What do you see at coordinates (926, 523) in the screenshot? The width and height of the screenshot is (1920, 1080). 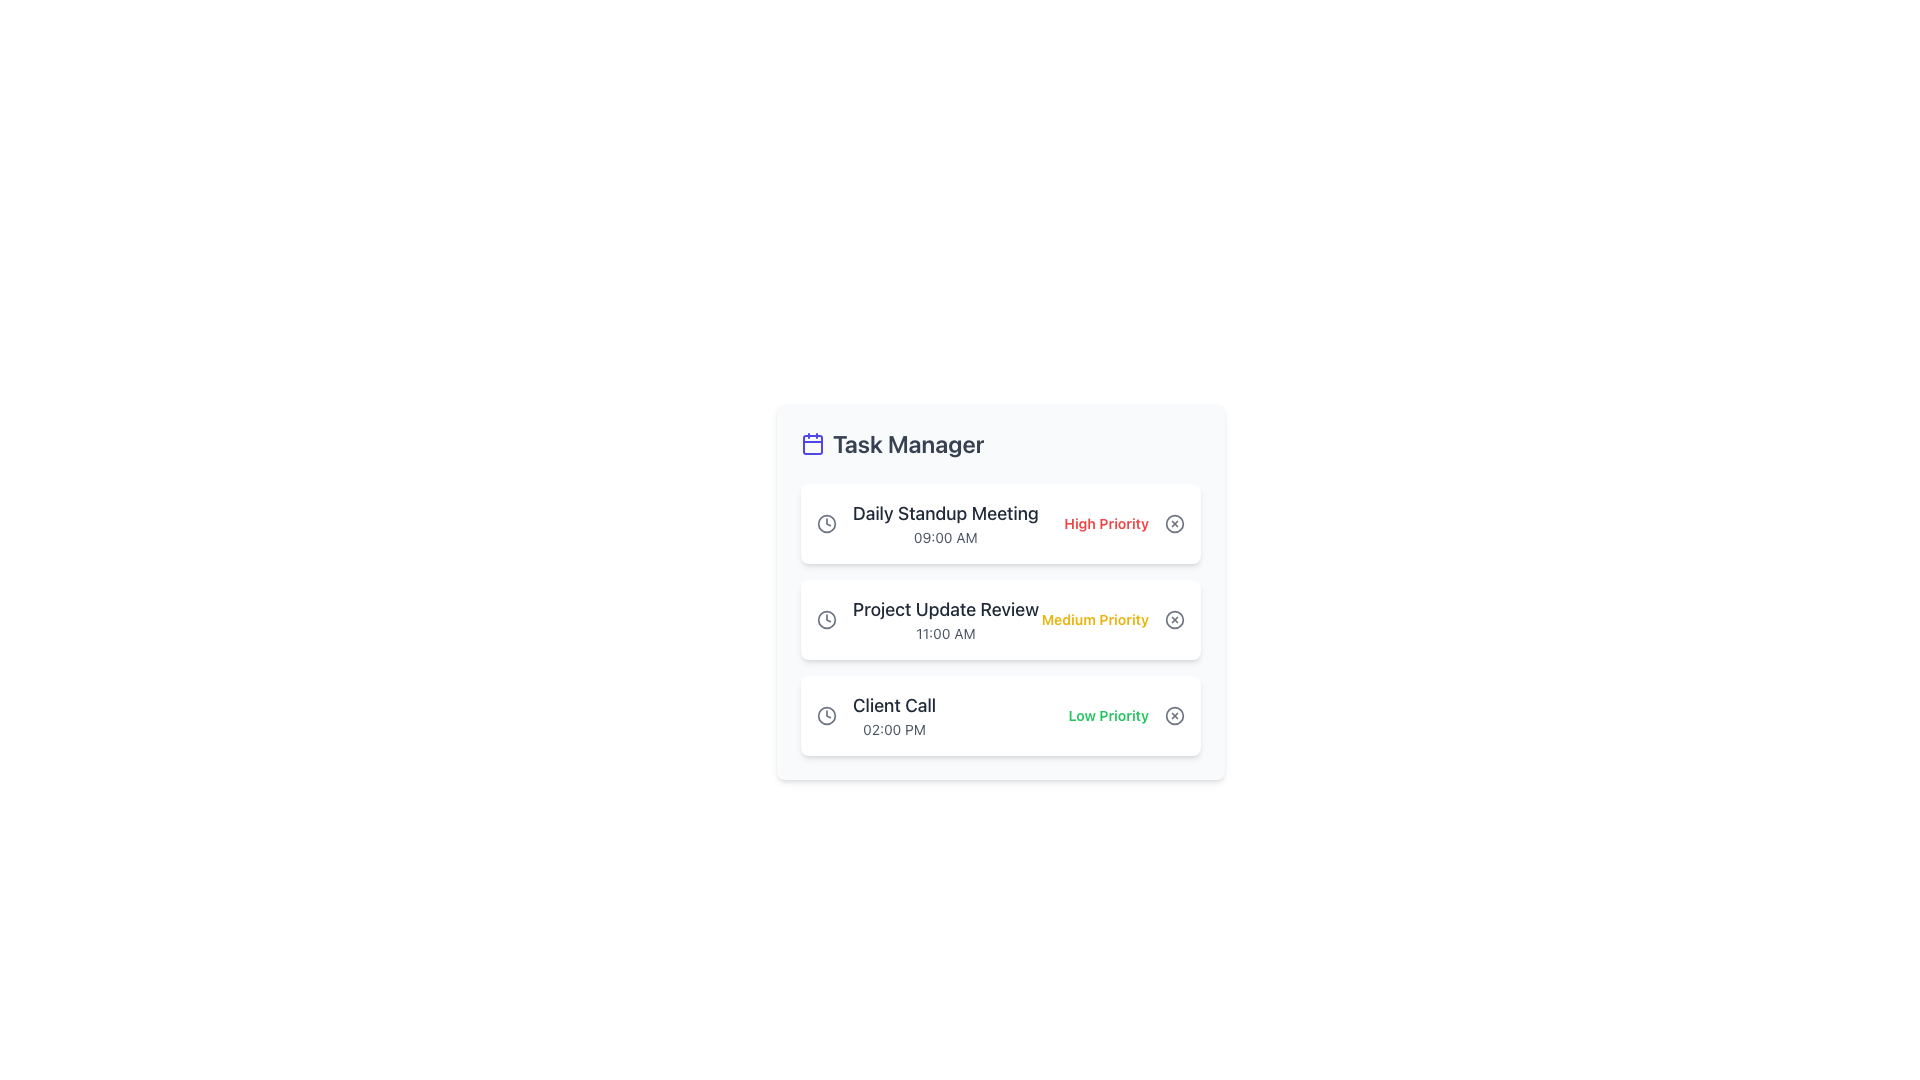 I see `the list item displaying 'Daily Standup Meeting' at 09:00 AM` at bounding box center [926, 523].